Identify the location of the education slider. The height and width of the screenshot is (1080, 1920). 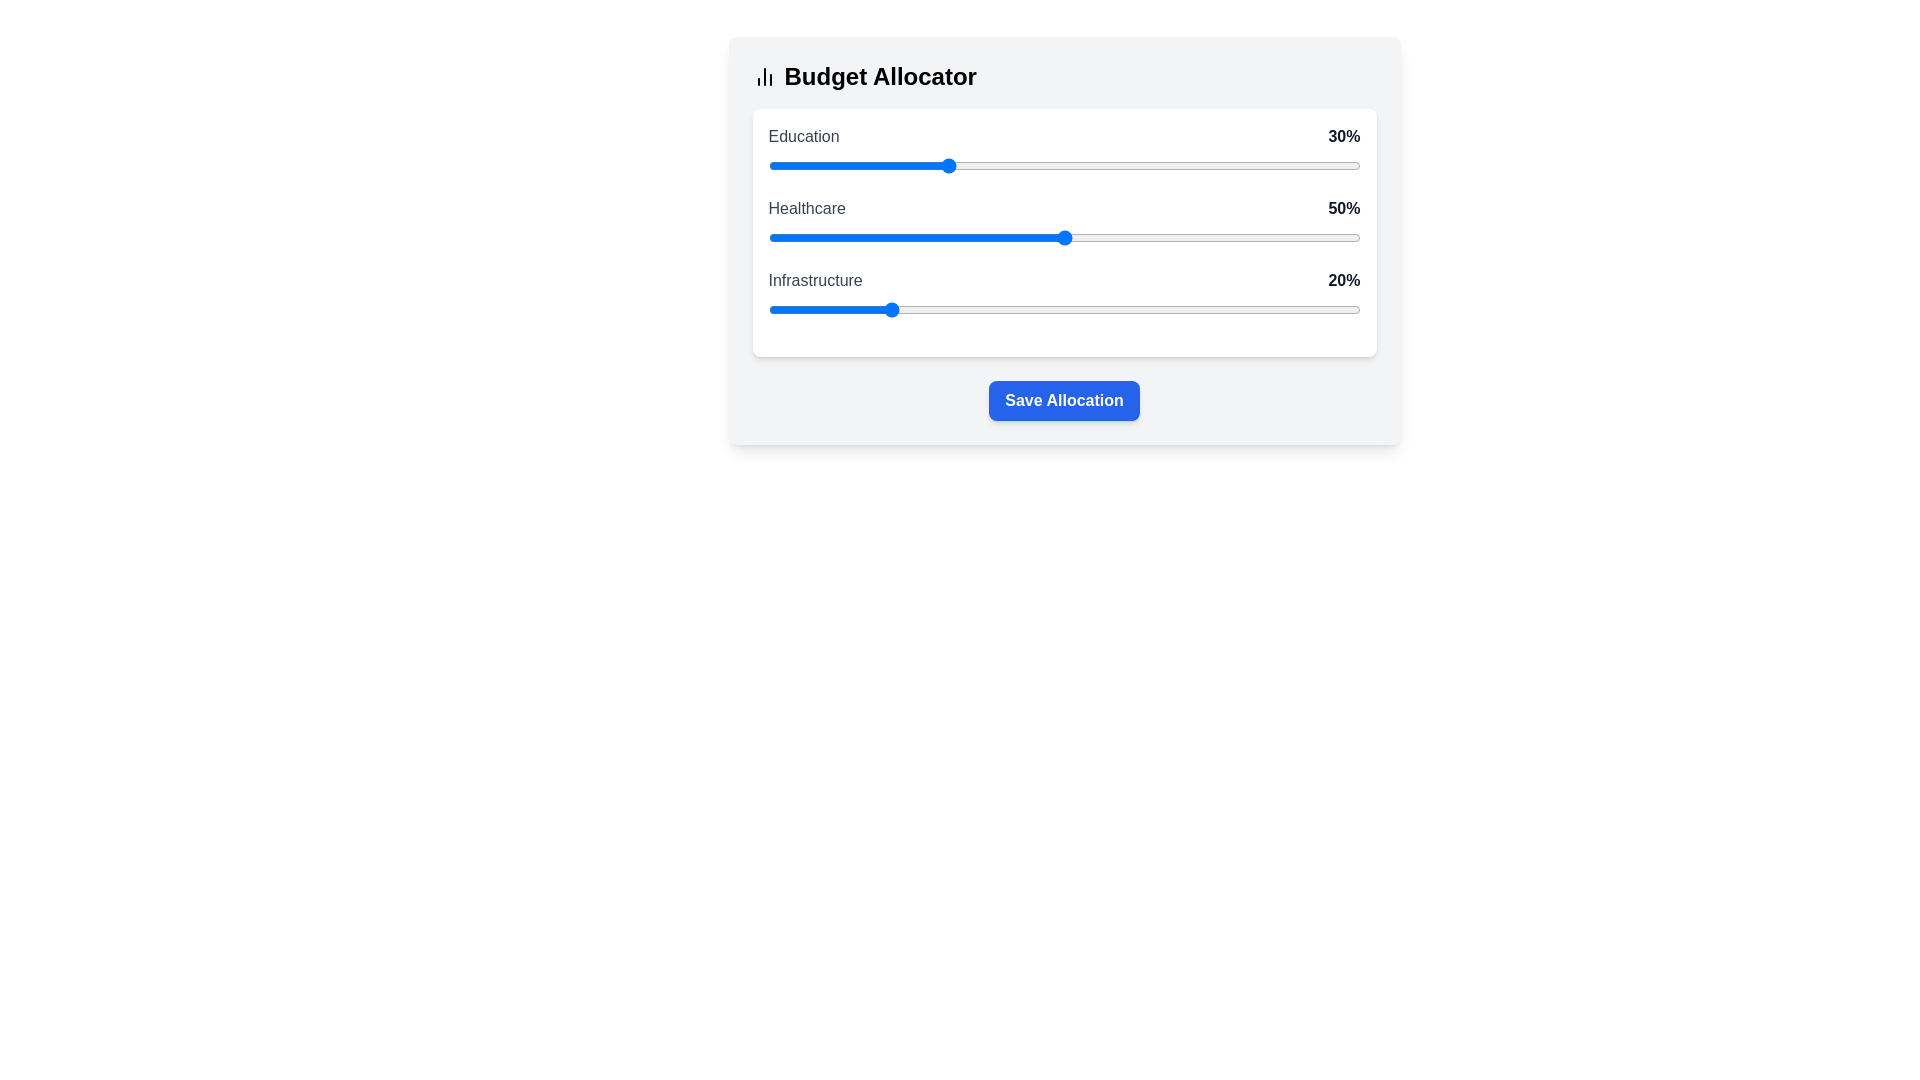
(1153, 164).